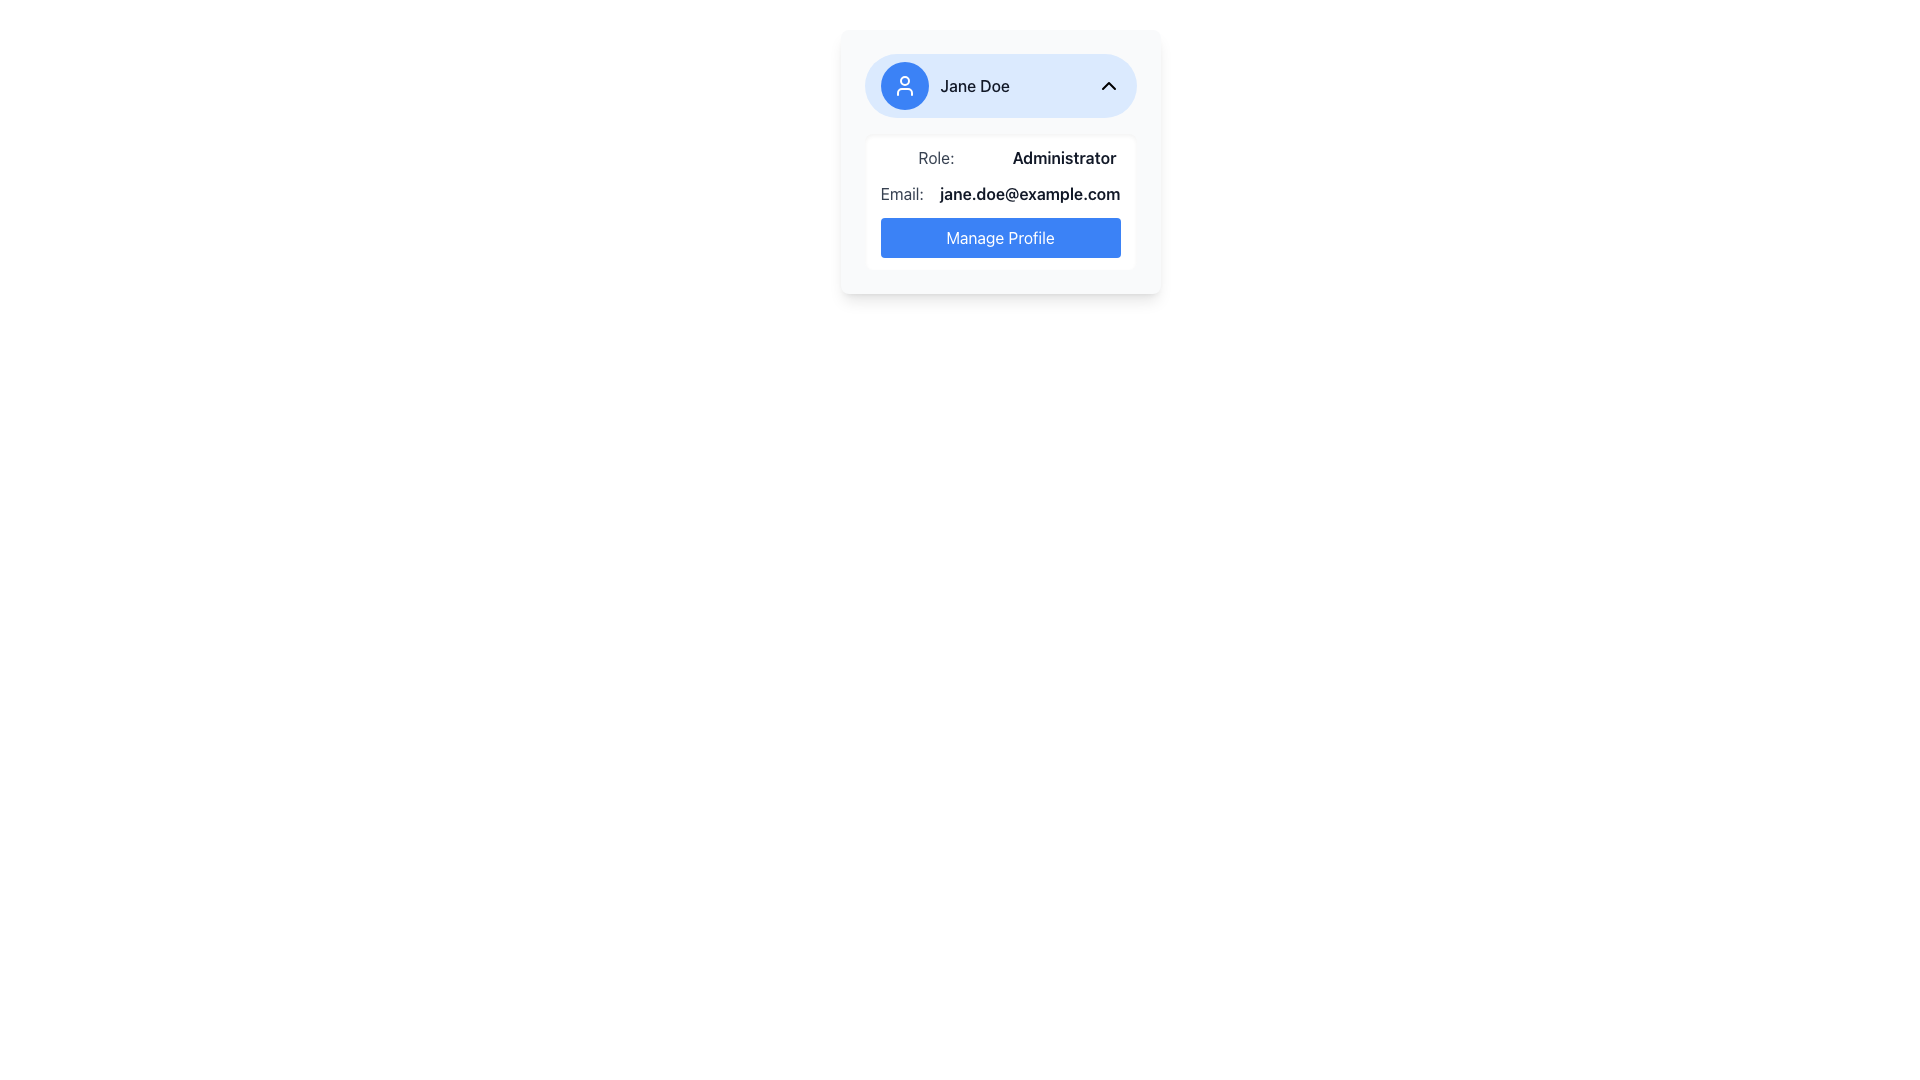 The width and height of the screenshot is (1920, 1080). Describe the element at coordinates (935, 157) in the screenshot. I see `the label indicating the user's role, which is located to the left of the text 'Administrator' in the user details section` at that location.